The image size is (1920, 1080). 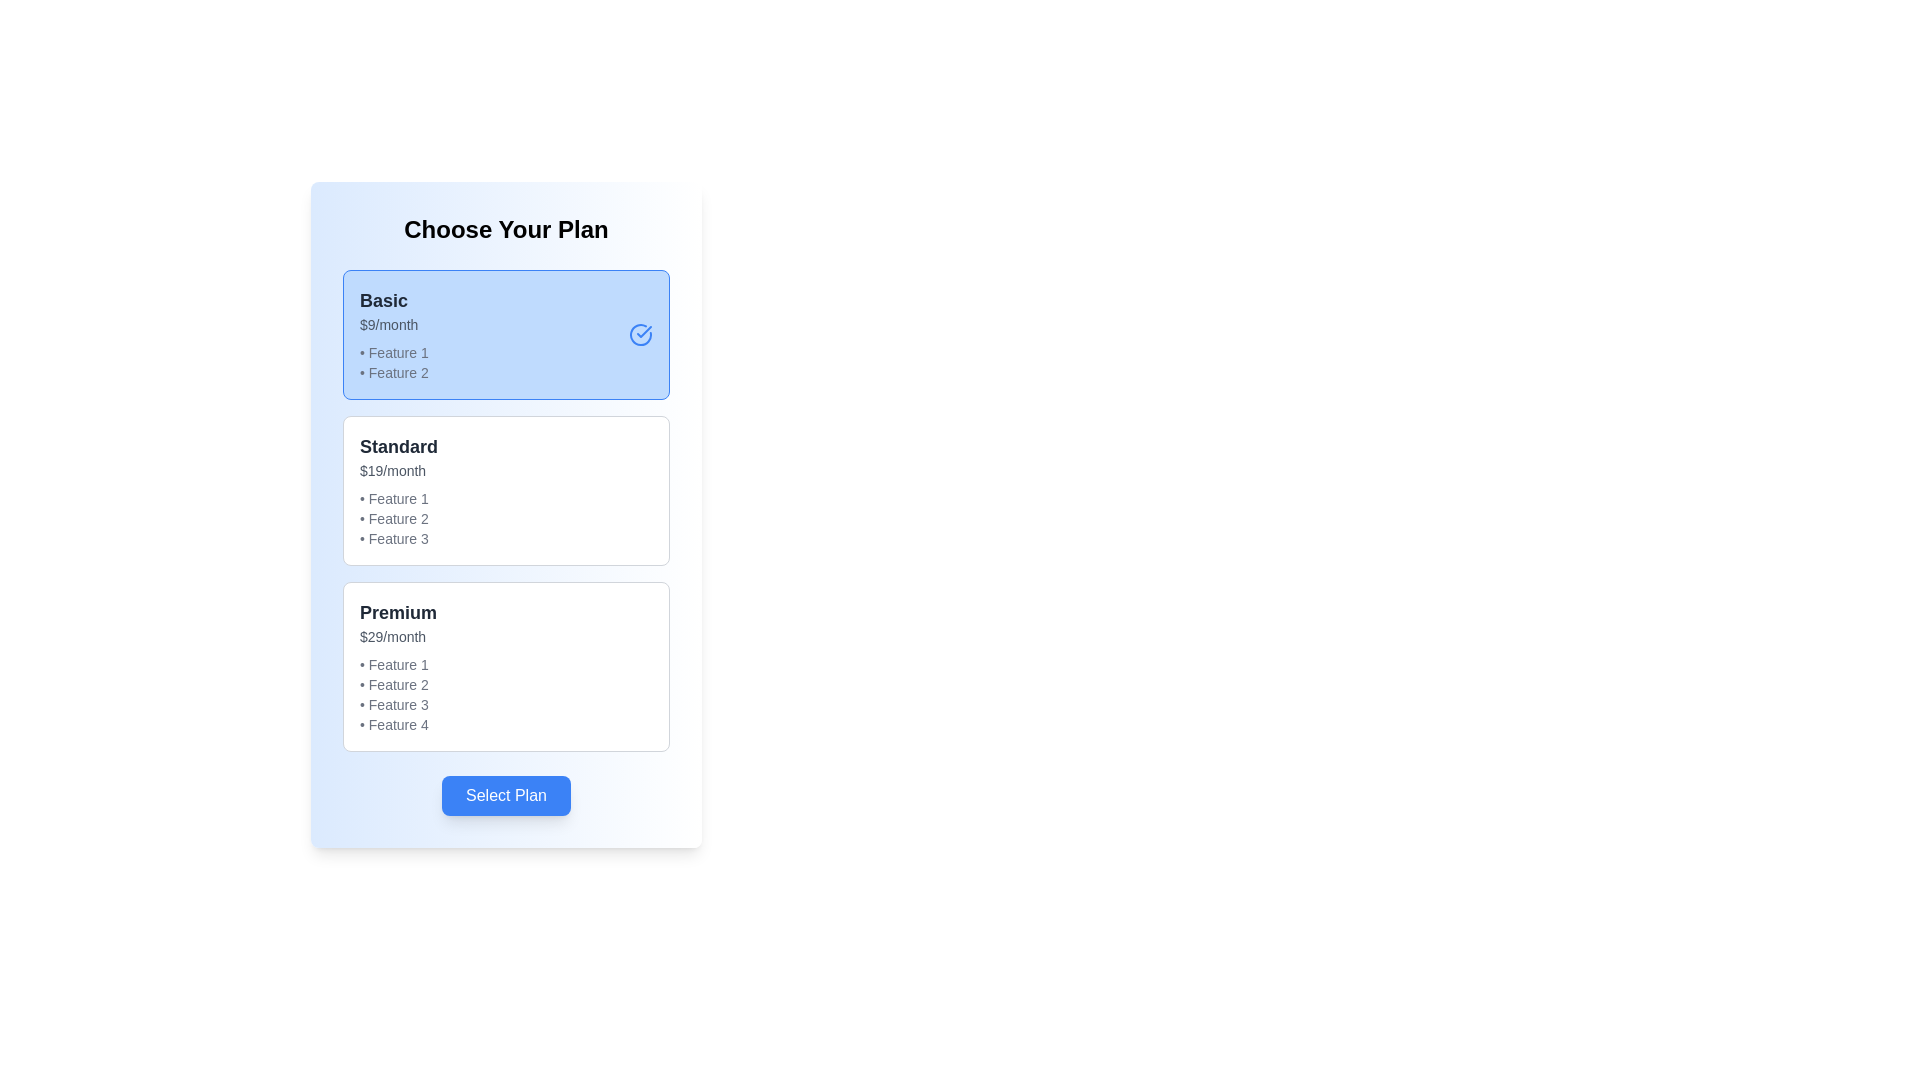 I want to click on the static text displaying the pricing information for the 'Standard' plan, which is positioned directly below the 'Standard' title and above the features list, so click(x=398, y=470).